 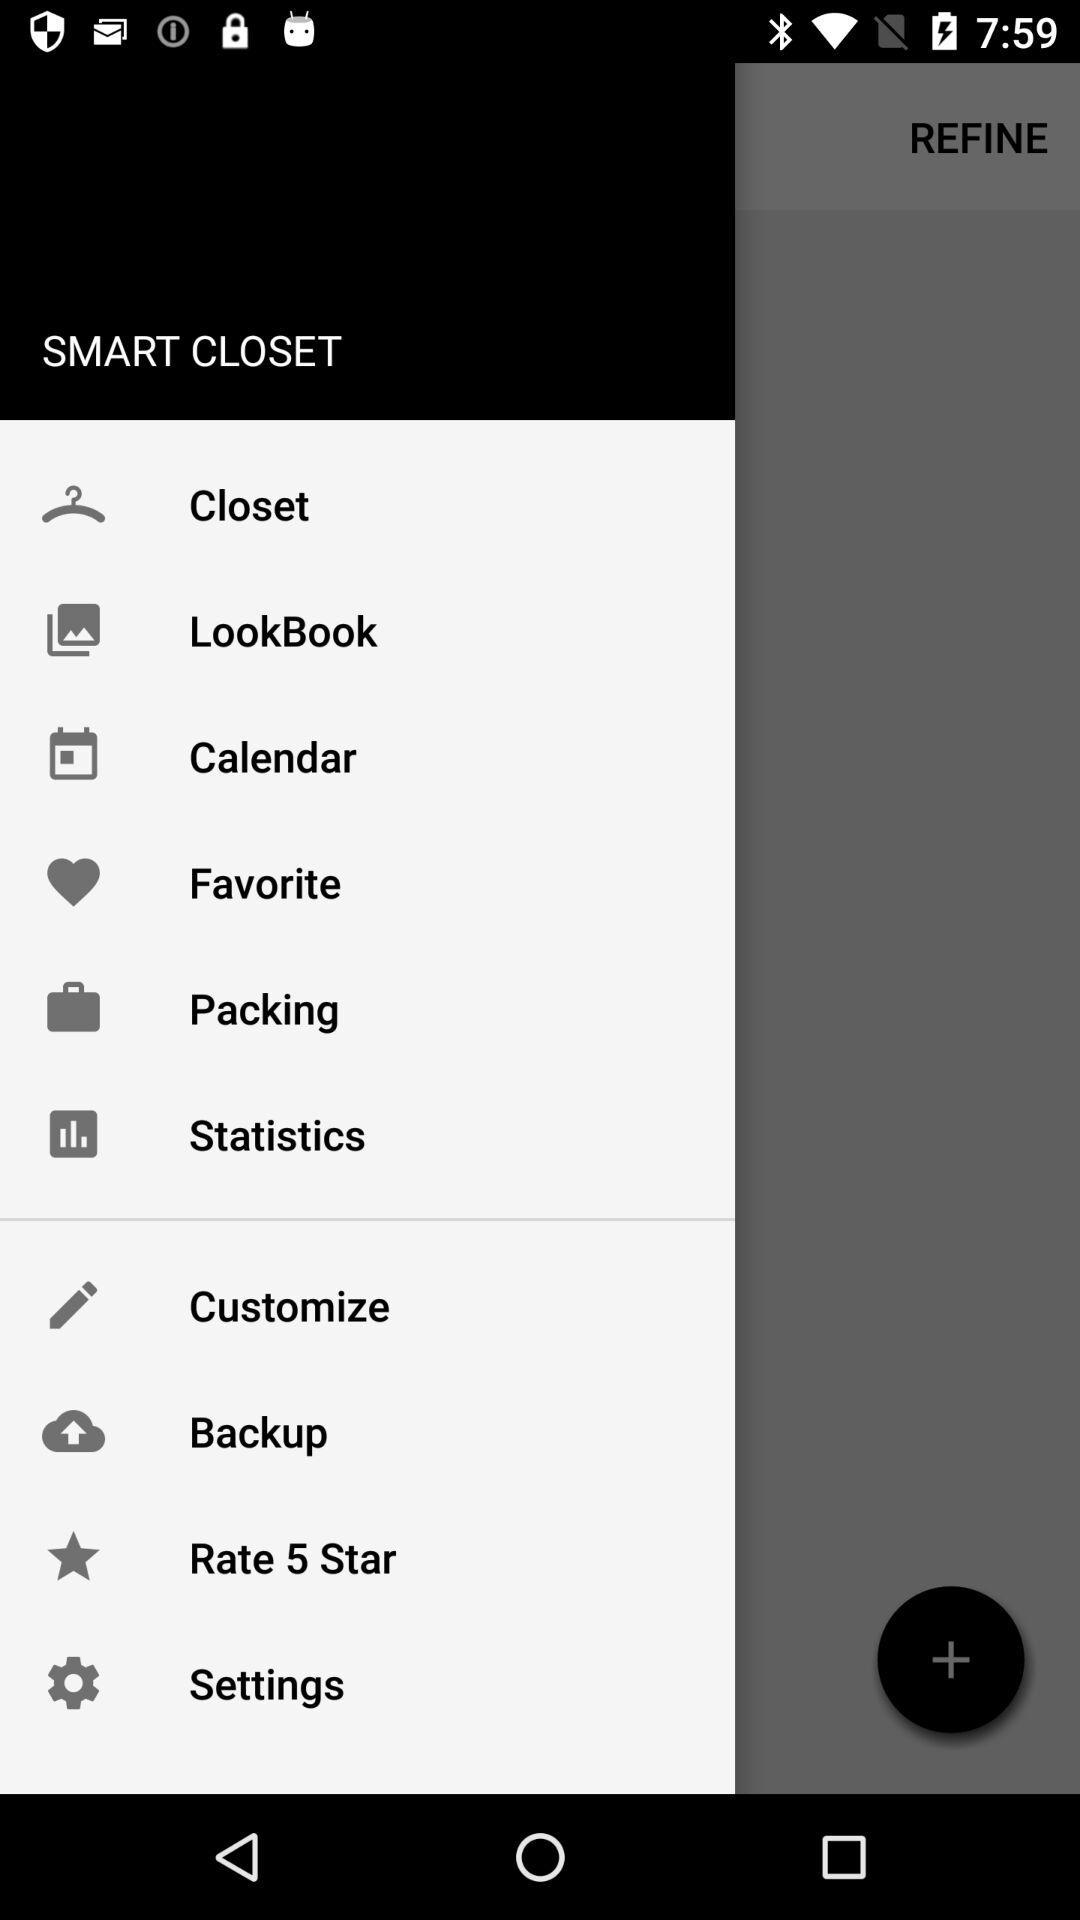 What do you see at coordinates (950, 1659) in the screenshot?
I see `the add icon` at bounding box center [950, 1659].